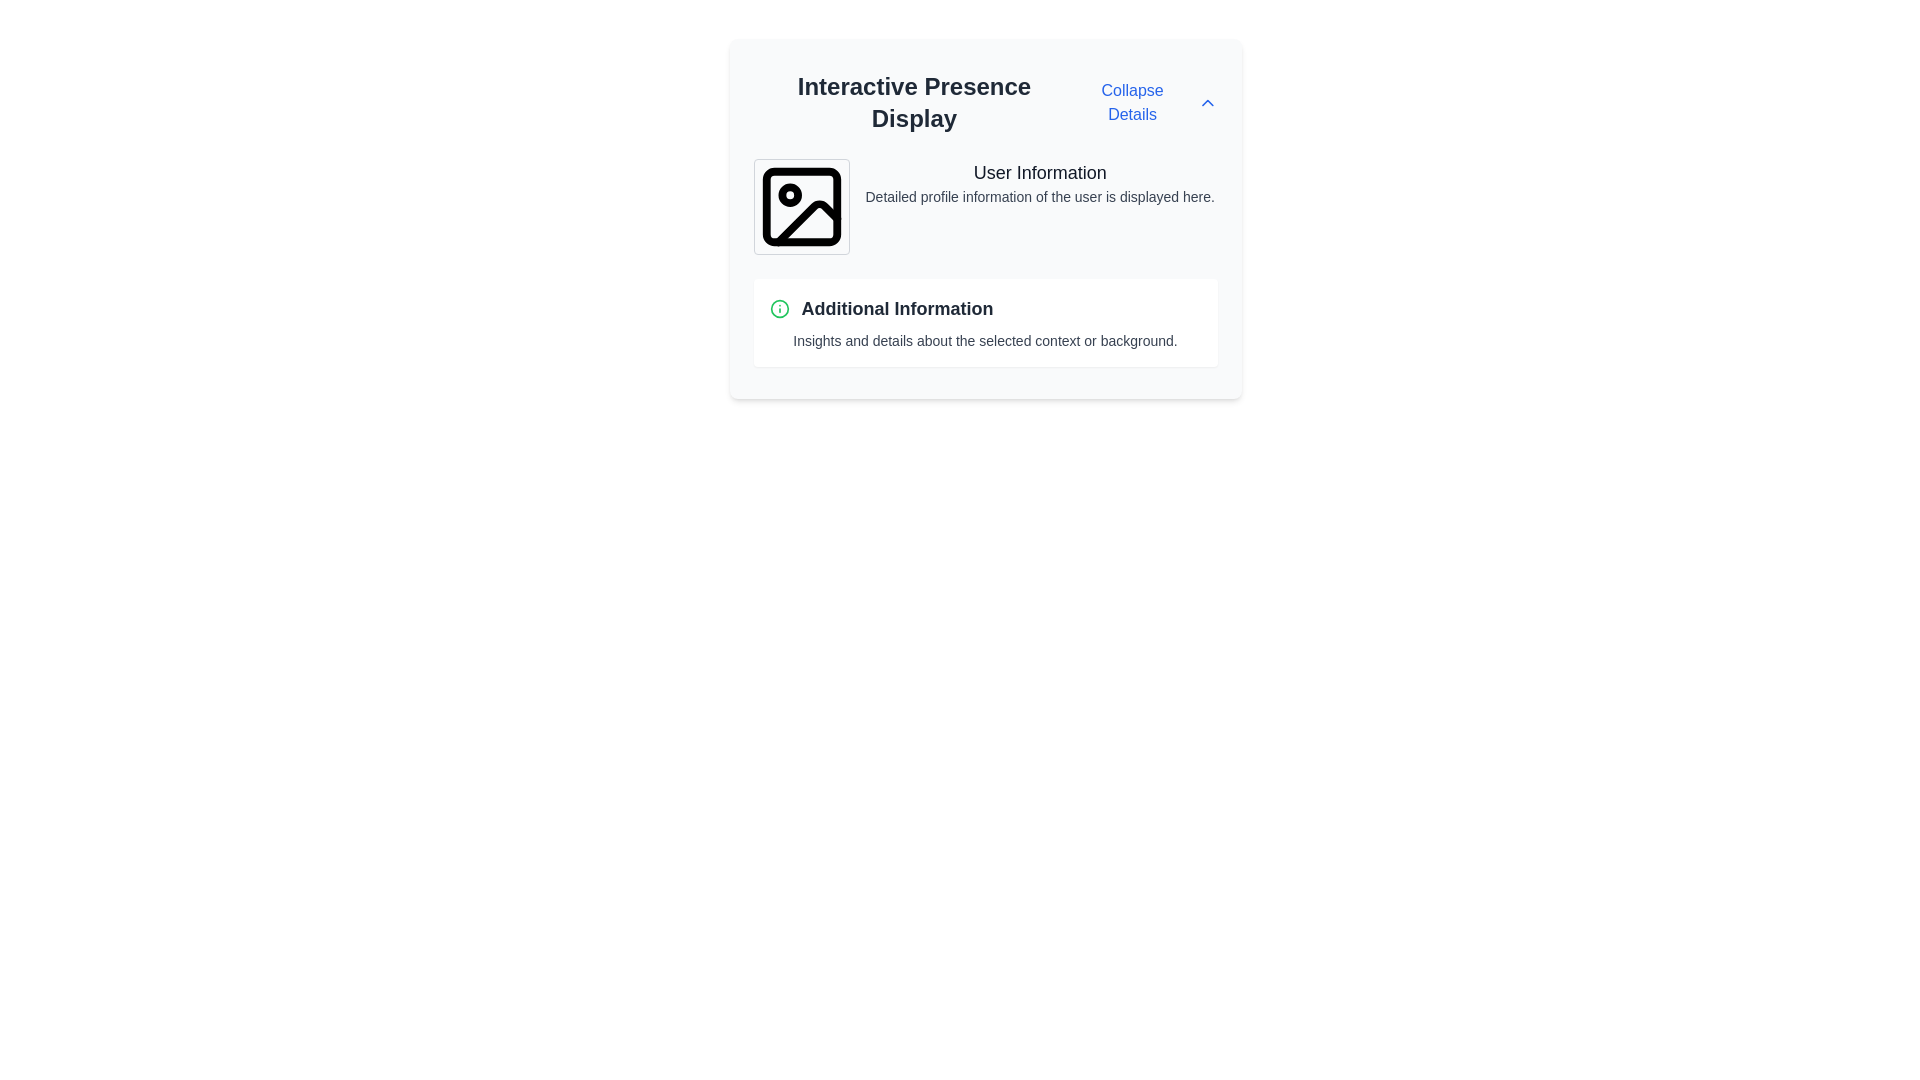  I want to click on the text snippet containing 'Insights and details about the selected context or background.' located under the title 'Additional Information.', so click(985, 339).